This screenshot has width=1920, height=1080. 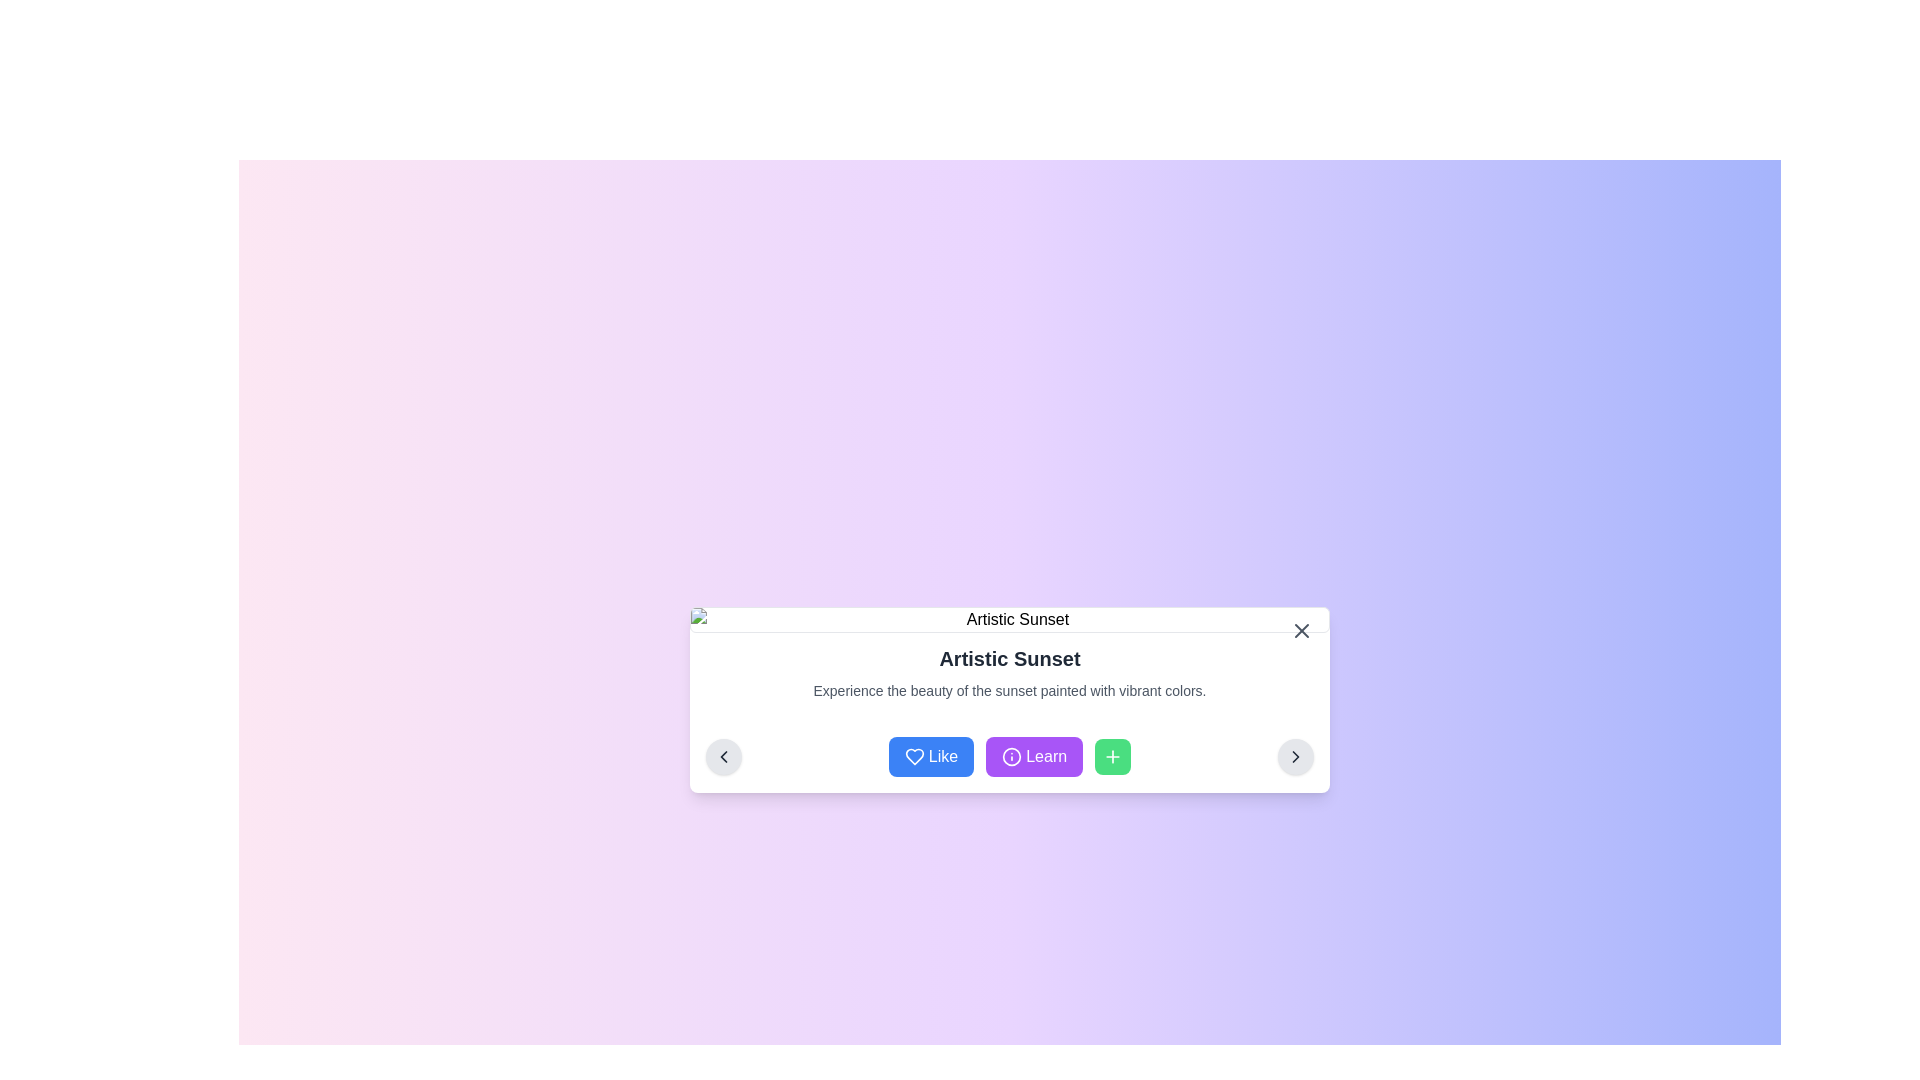 I want to click on the icon located within the rightmost circular button in the bottom-right corner of the dialog box, so click(x=1296, y=756).